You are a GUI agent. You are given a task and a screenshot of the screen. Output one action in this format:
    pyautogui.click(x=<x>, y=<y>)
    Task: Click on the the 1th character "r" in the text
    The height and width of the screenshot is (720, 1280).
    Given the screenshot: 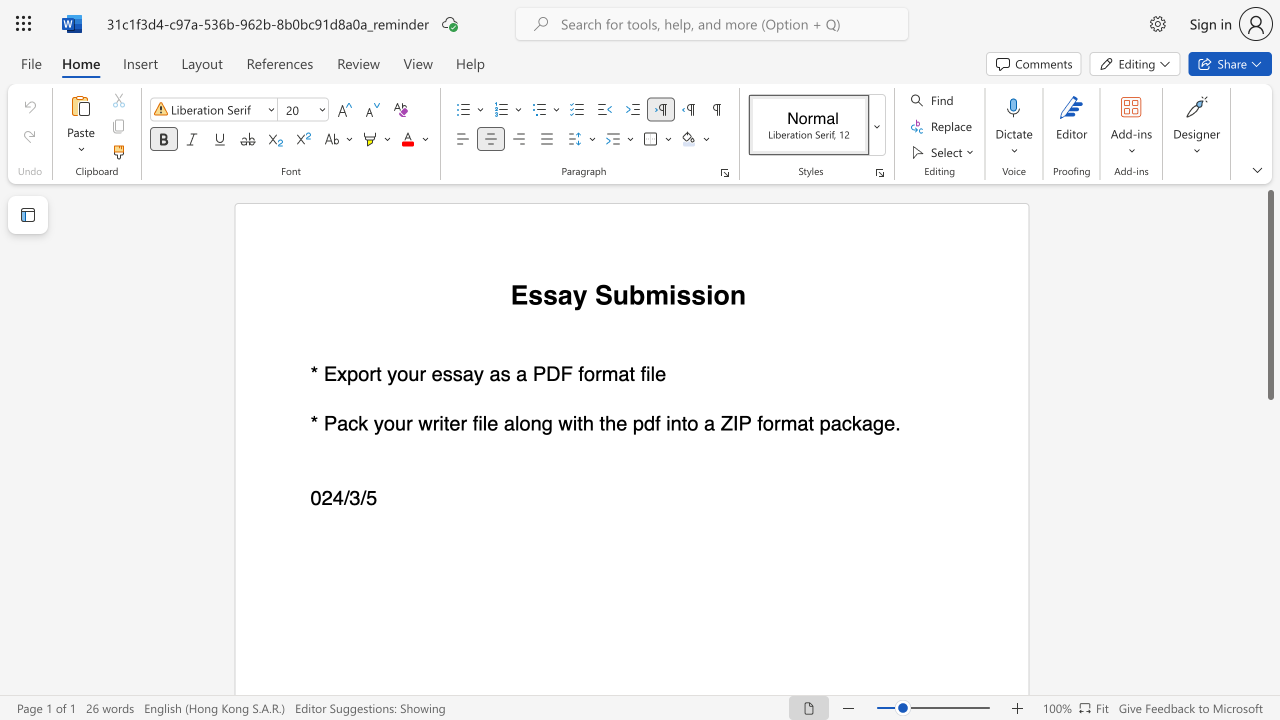 What is the action you would take?
    pyautogui.click(x=408, y=422)
    